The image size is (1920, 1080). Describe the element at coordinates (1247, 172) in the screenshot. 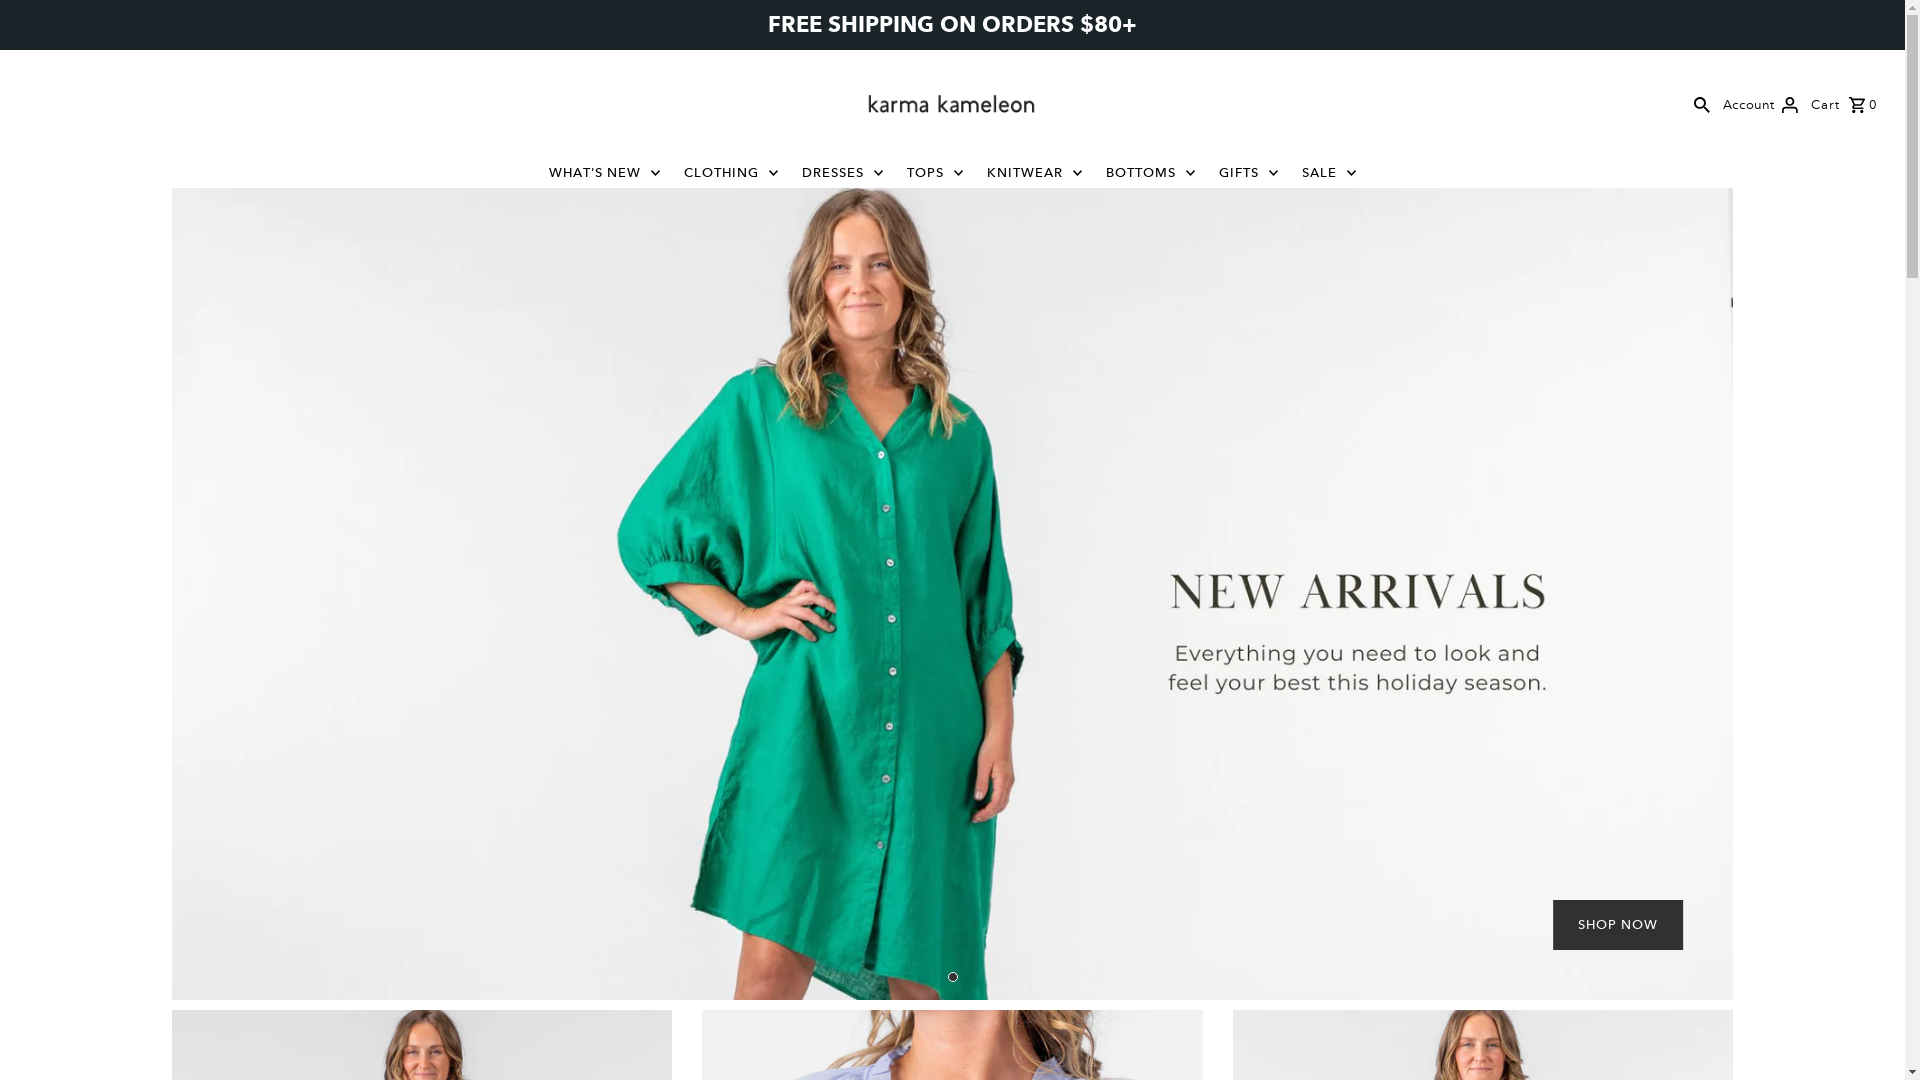

I see `'GIFTS'` at that location.